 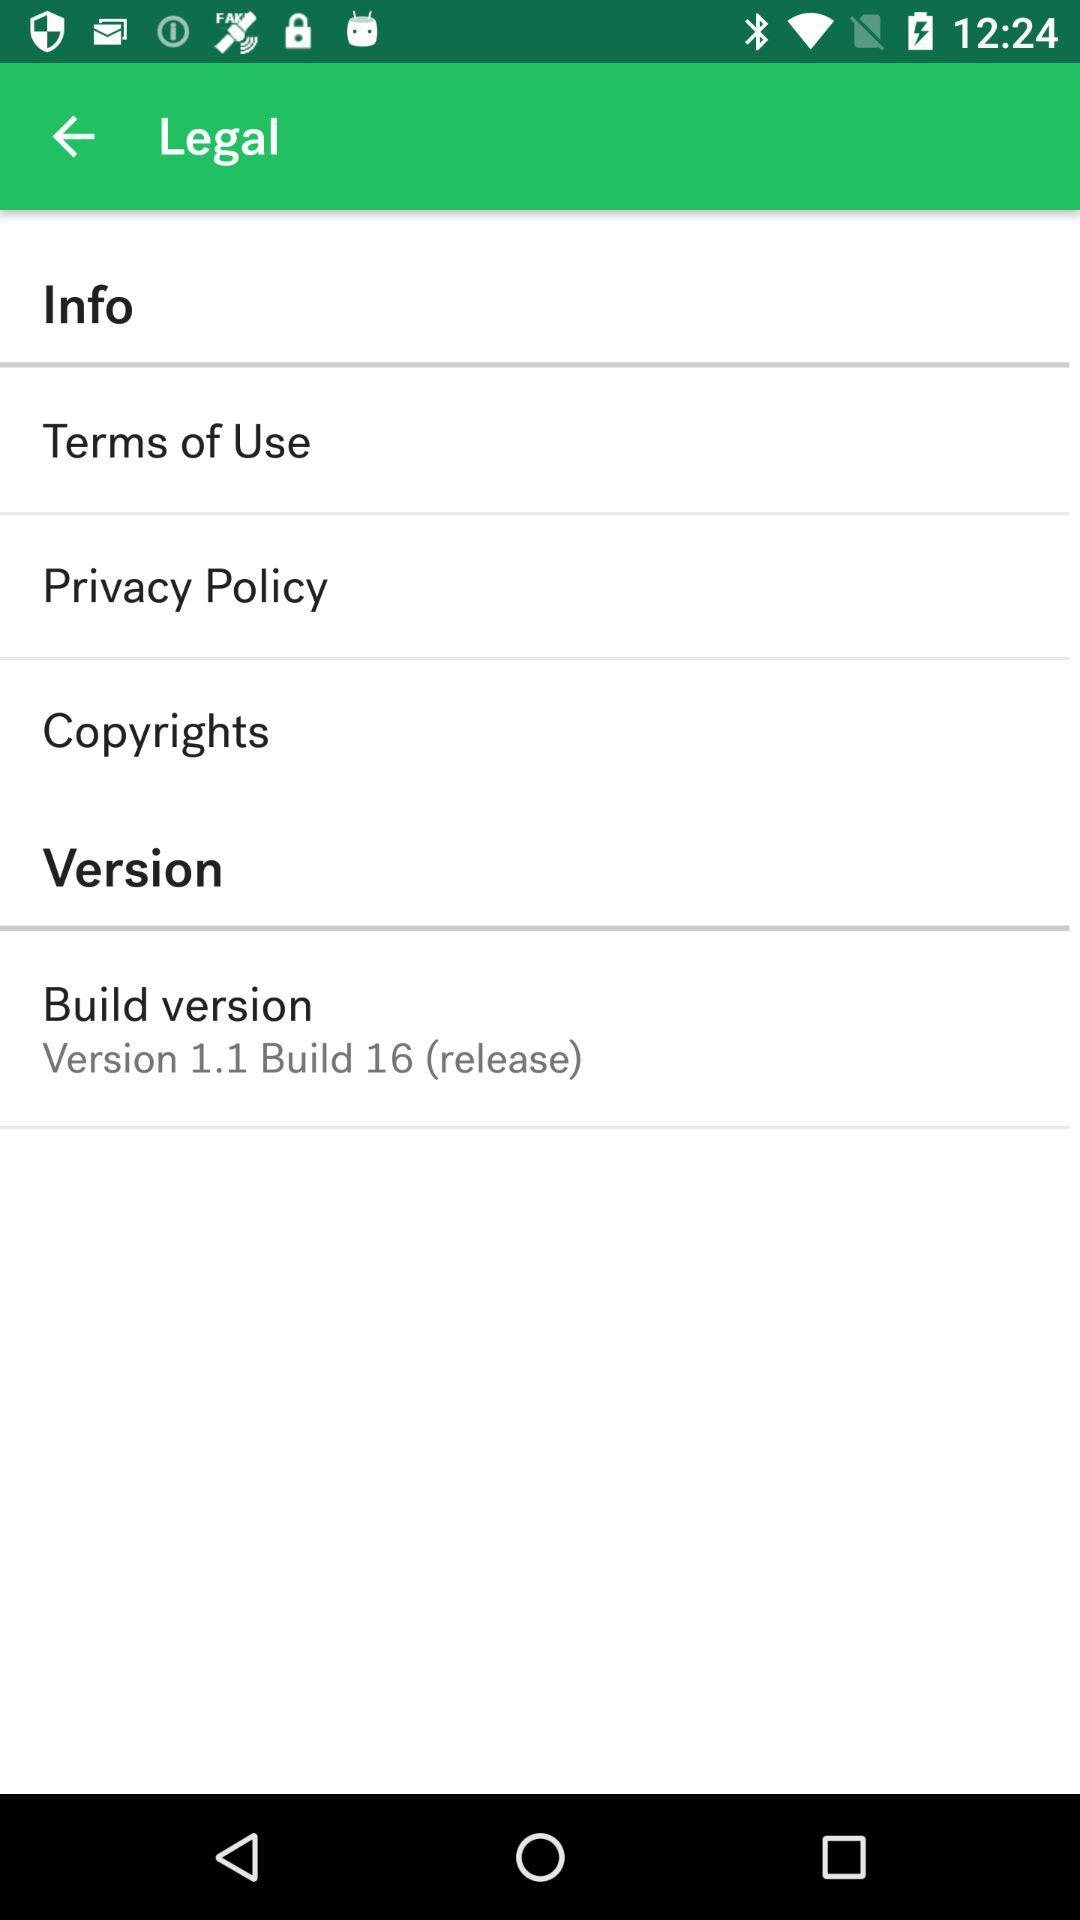 What do you see at coordinates (154, 729) in the screenshot?
I see `item above version` at bounding box center [154, 729].